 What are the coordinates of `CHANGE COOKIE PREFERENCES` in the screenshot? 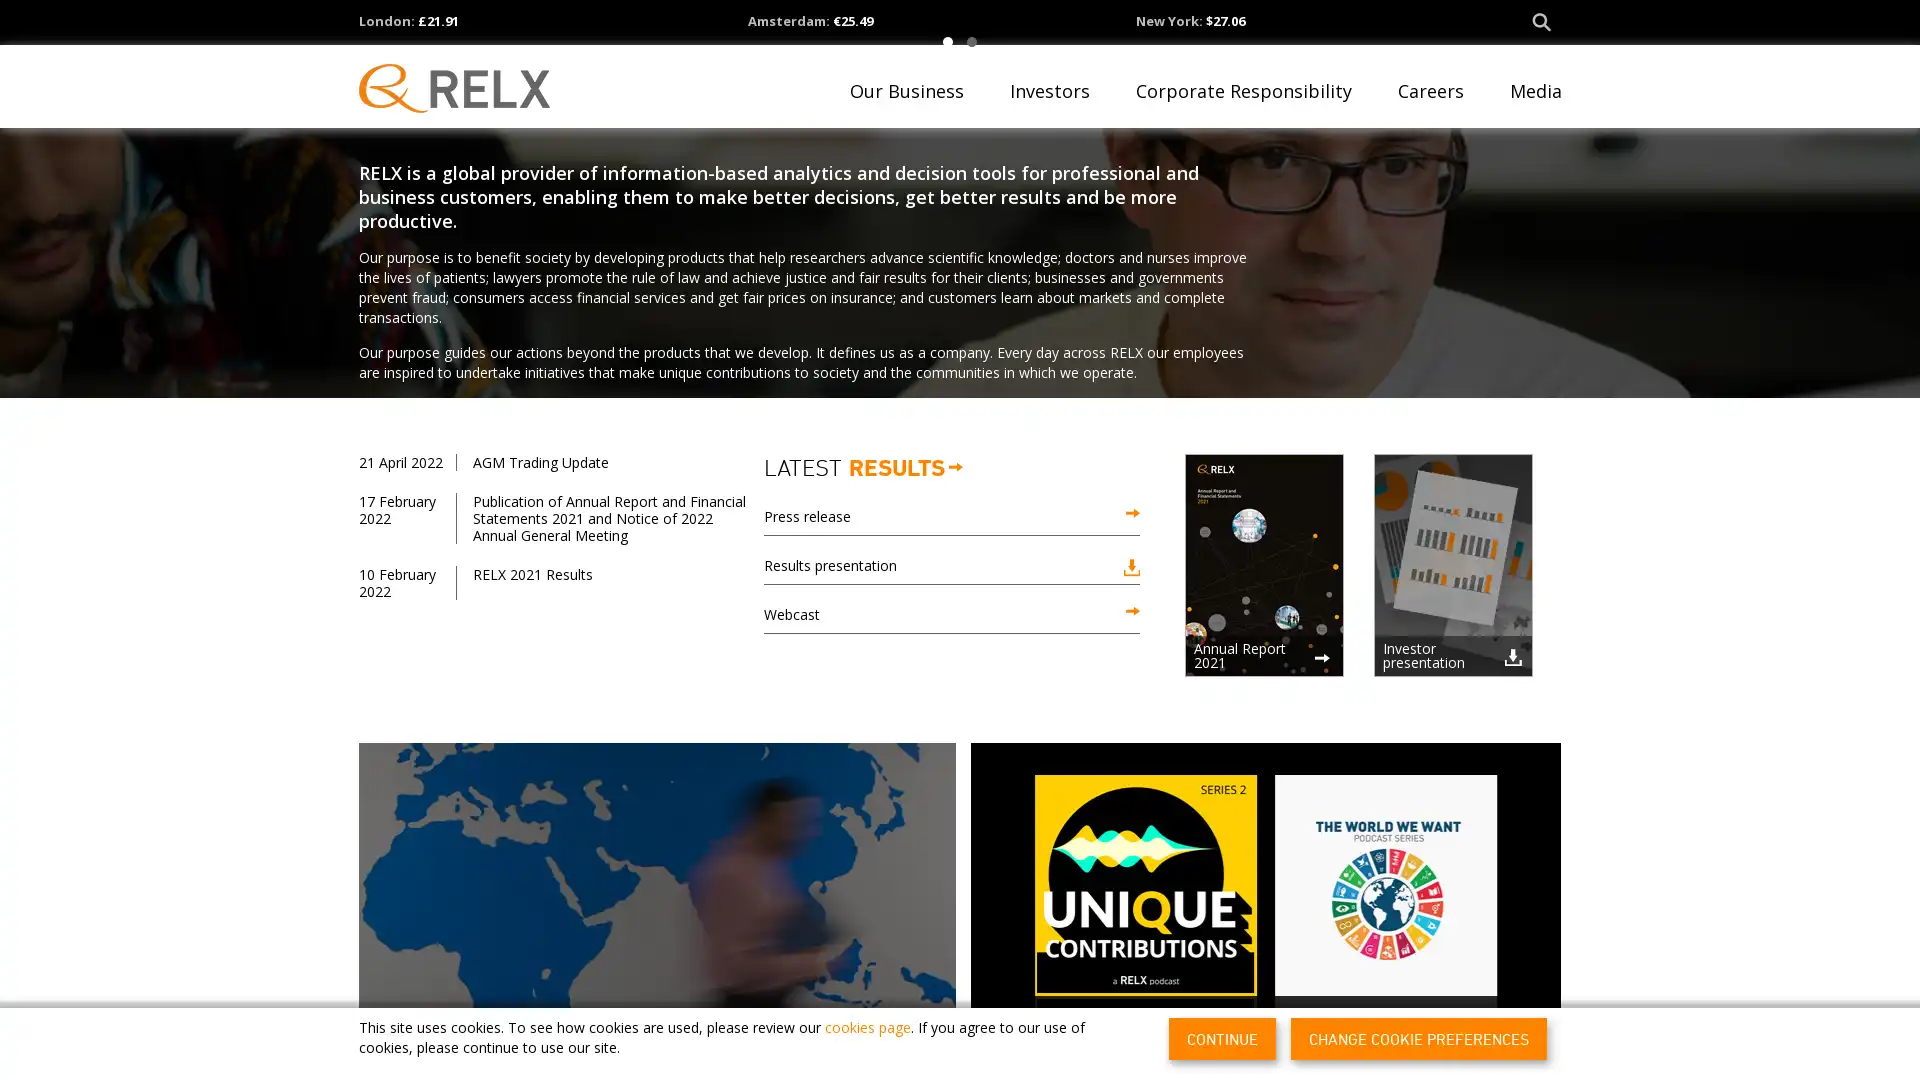 It's located at (1418, 1037).